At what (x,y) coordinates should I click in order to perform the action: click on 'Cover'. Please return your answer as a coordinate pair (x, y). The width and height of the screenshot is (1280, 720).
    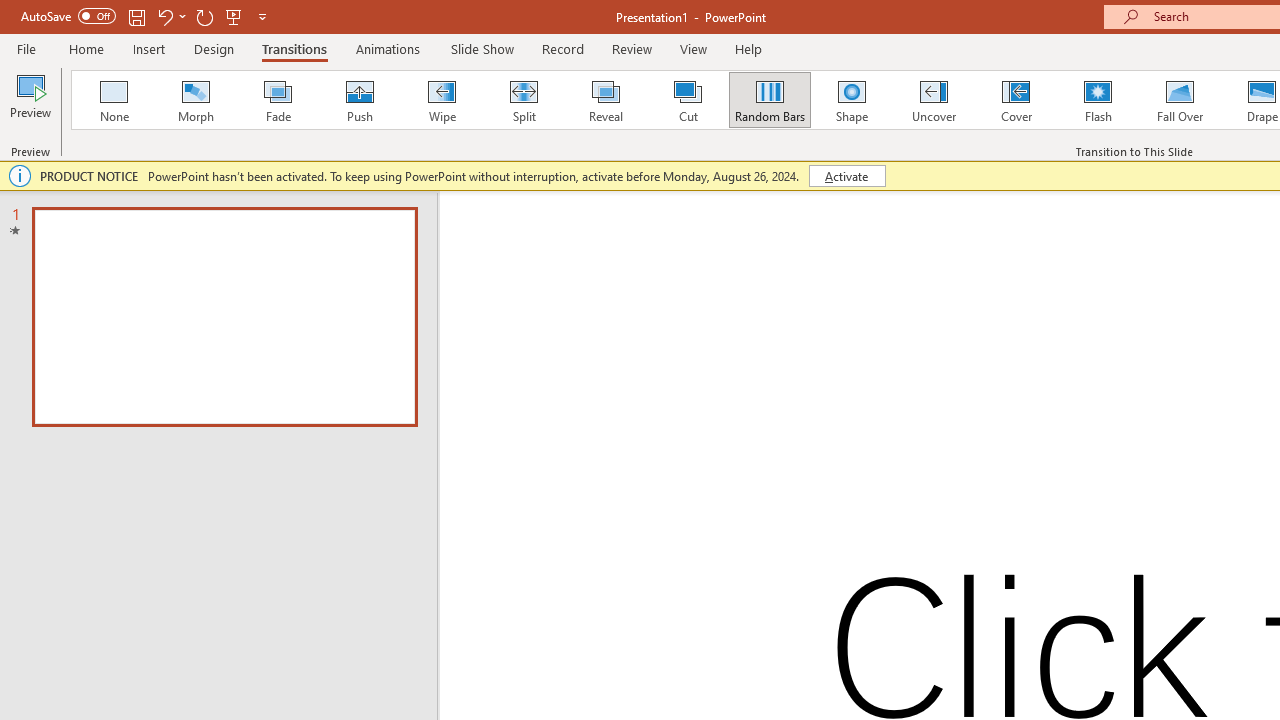
    Looking at the image, I should click on (1016, 100).